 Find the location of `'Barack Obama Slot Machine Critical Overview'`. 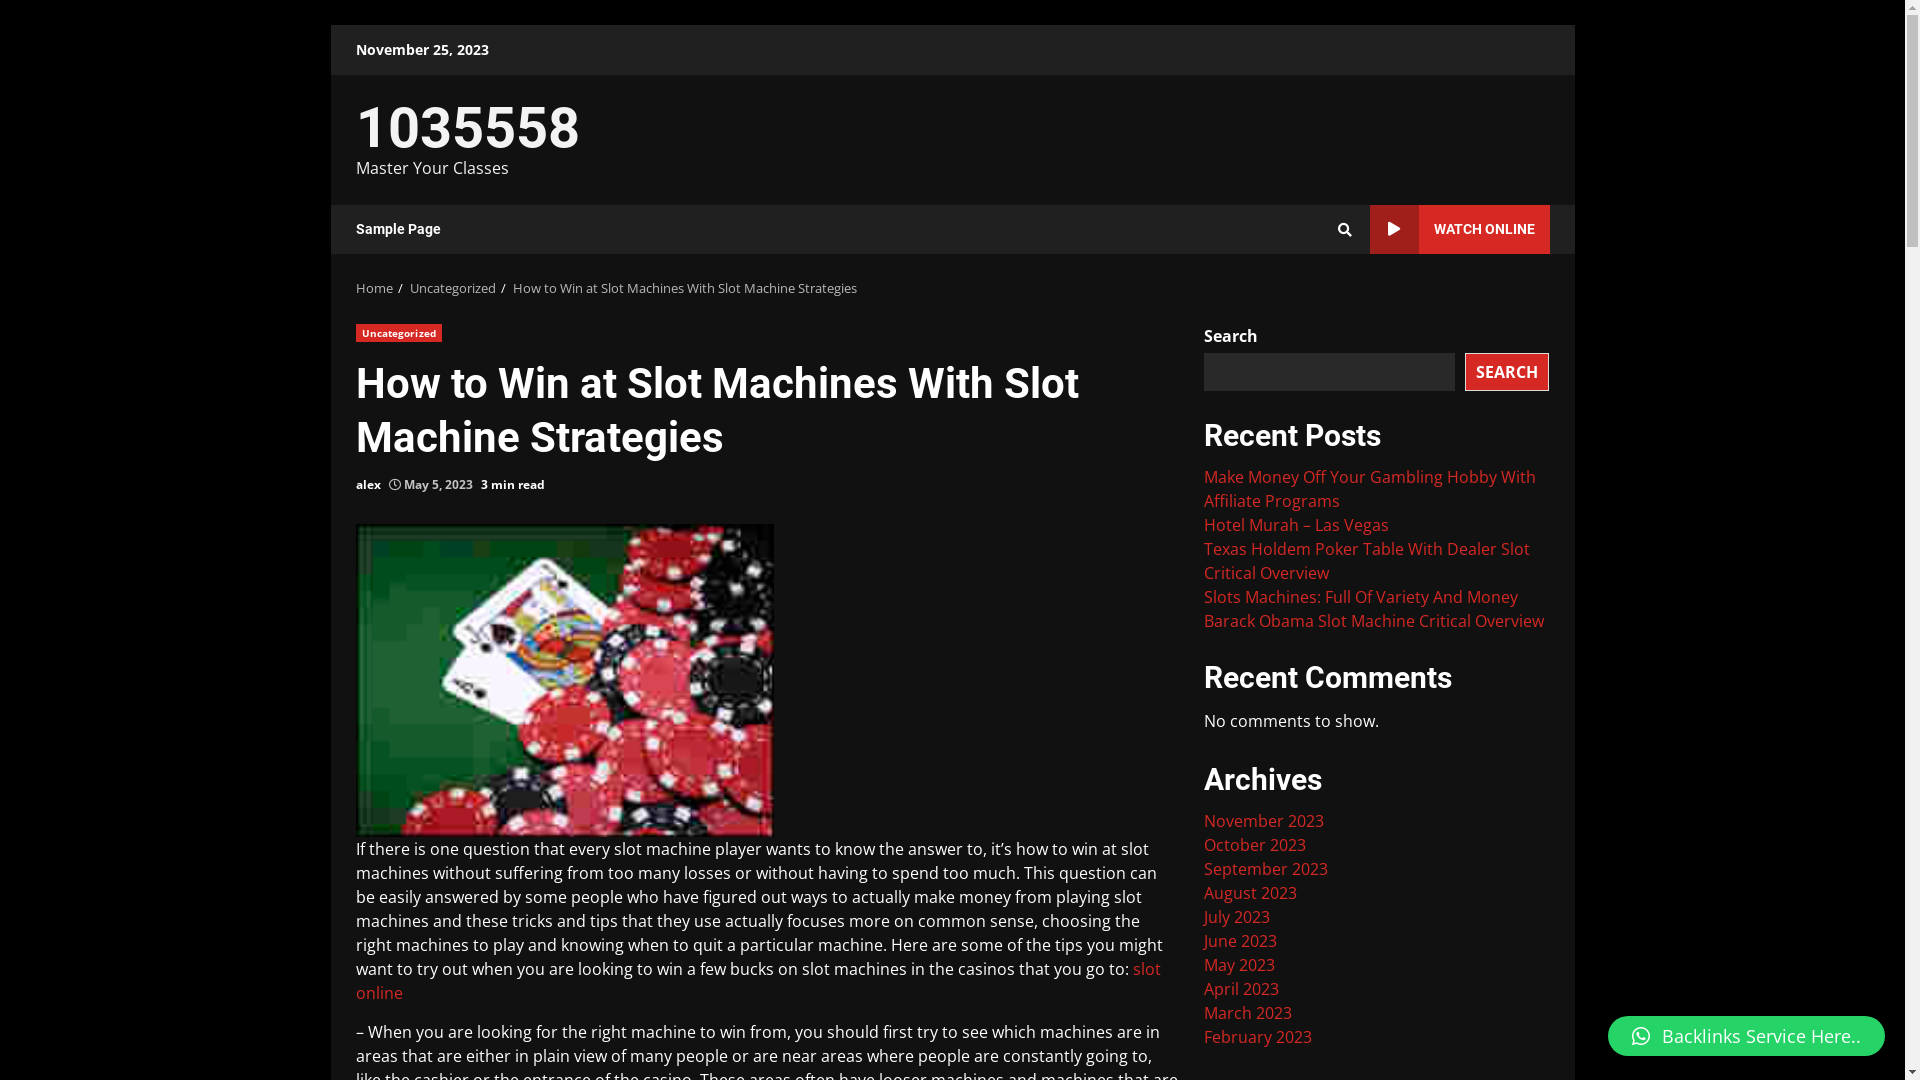

'Barack Obama Slot Machine Critical Overview' is located at coordinates (1372, 620).